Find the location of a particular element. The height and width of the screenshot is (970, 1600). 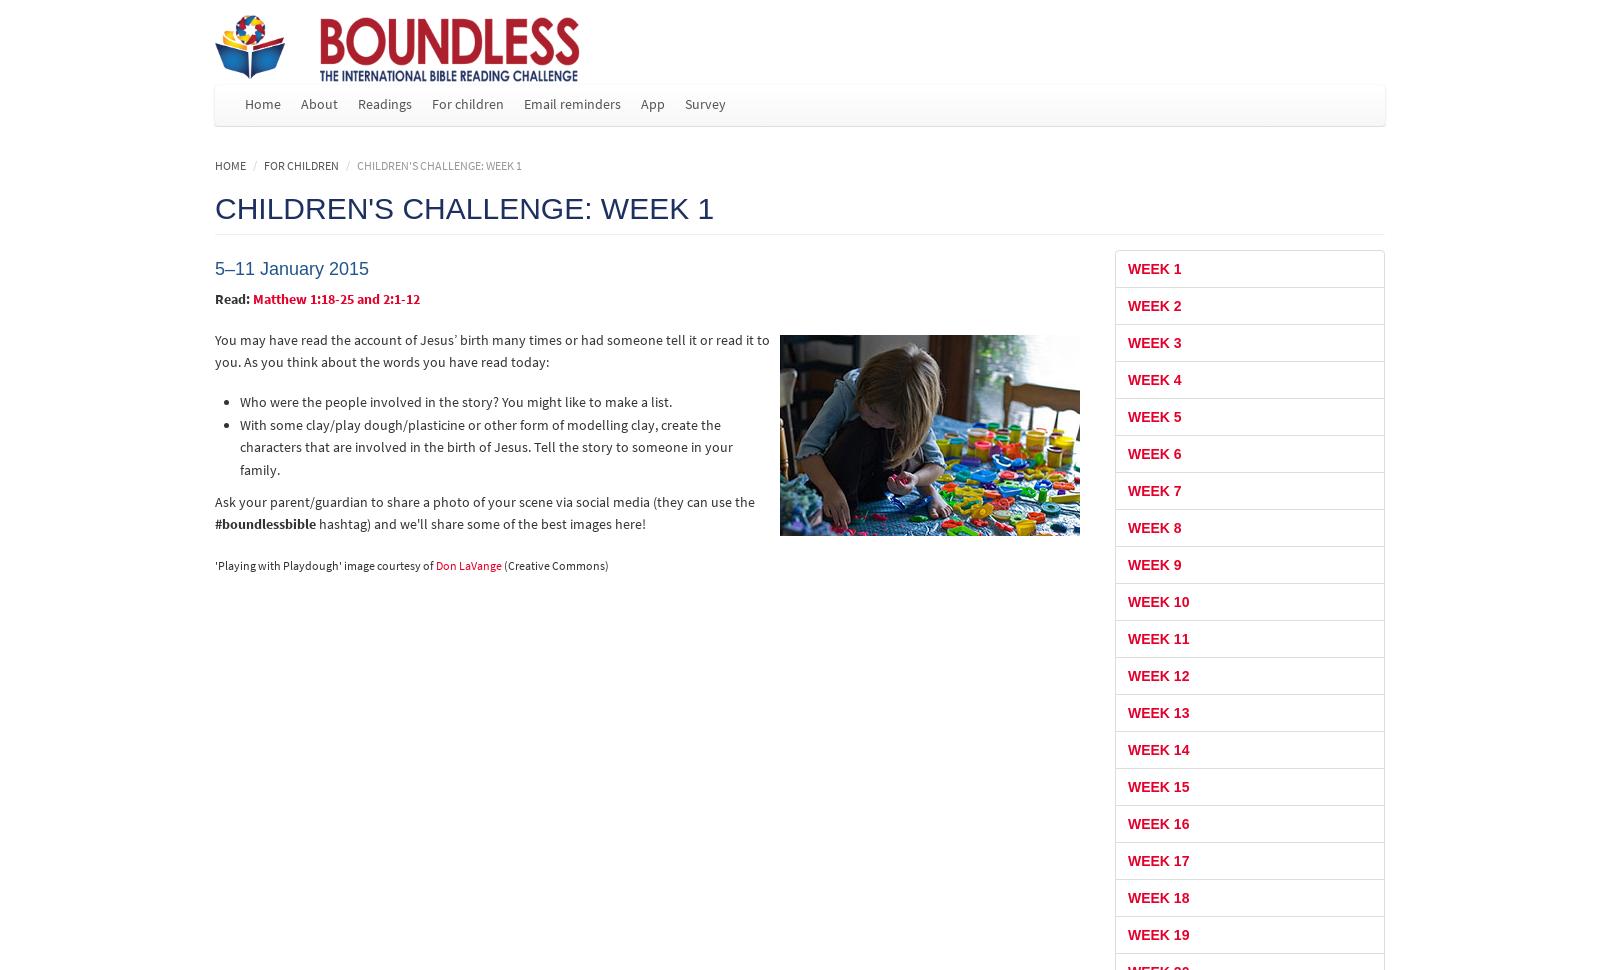

'Week 9' is located at coordinates (1153, 562).